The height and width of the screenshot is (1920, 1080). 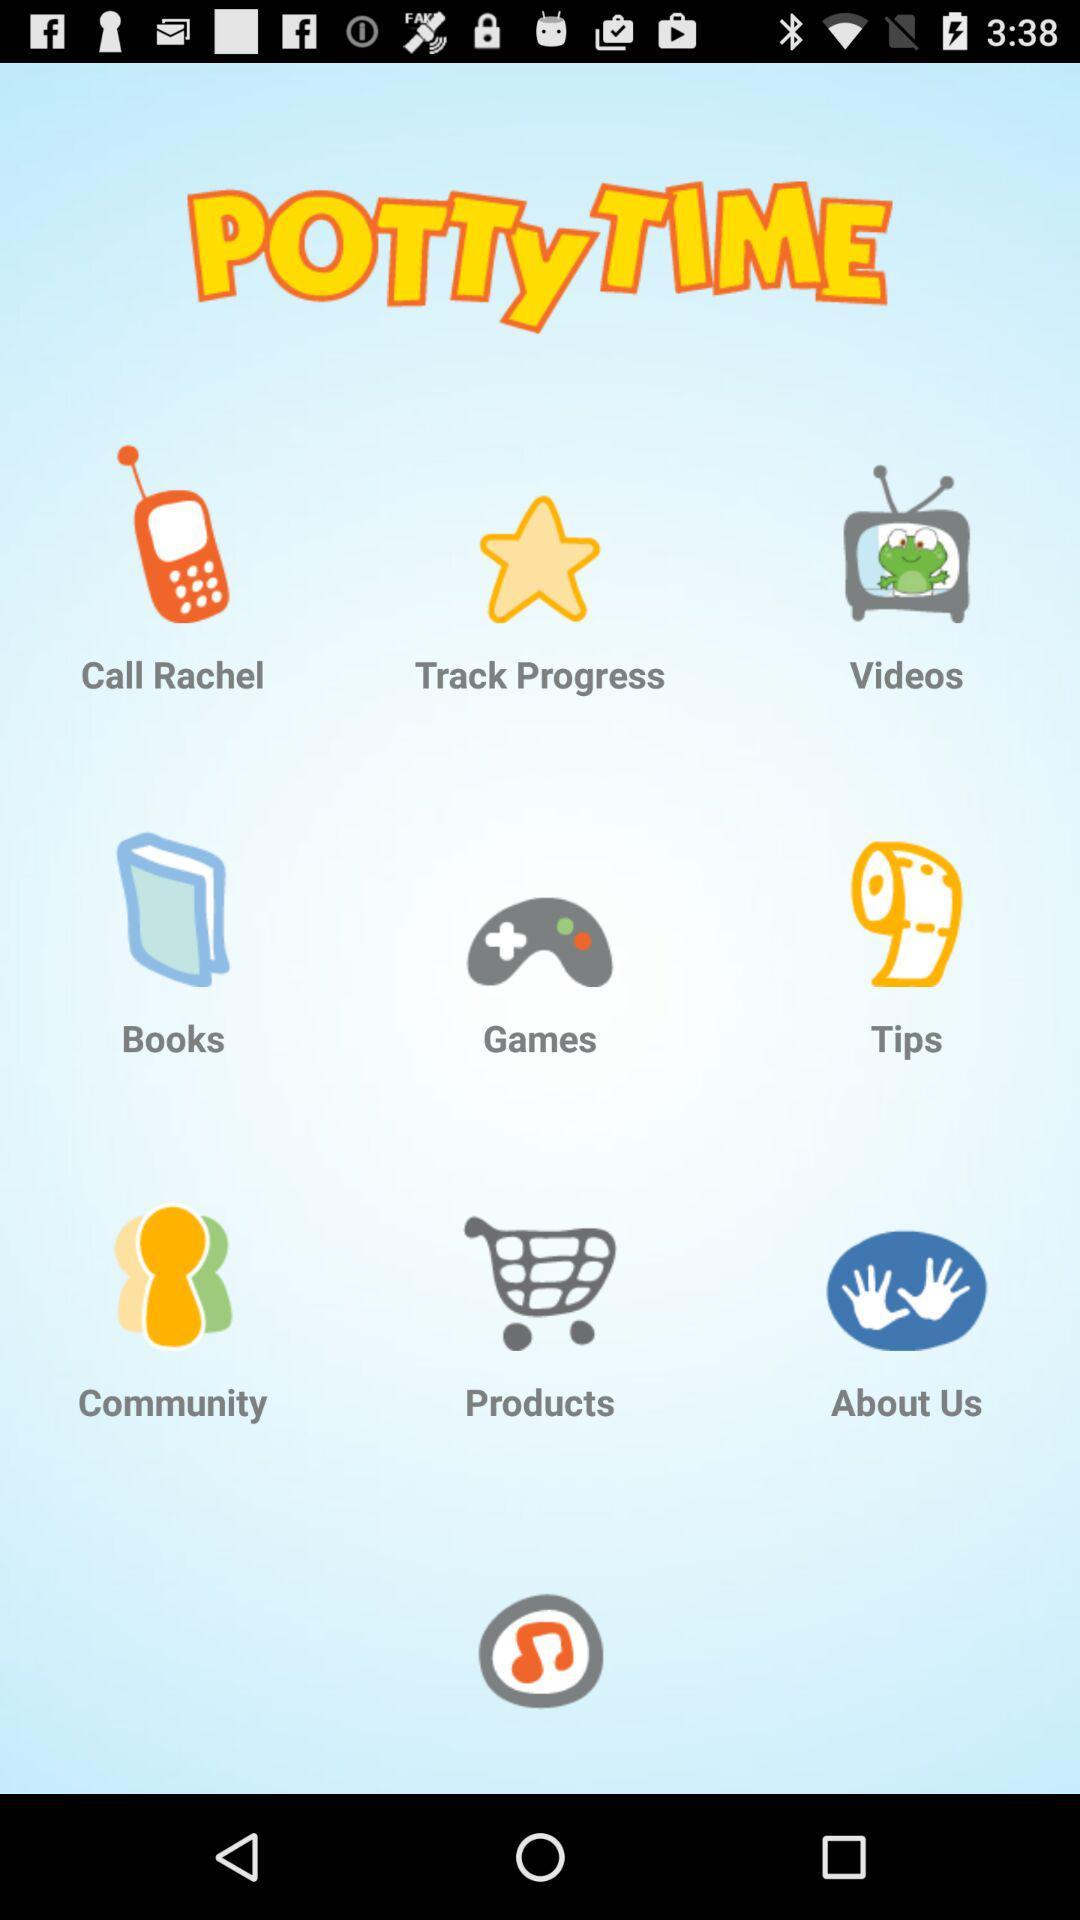 What do you see at coordinates (540, 518) in the screenshot?
I see `app above the track progress app` at bounding box center [540, 518].